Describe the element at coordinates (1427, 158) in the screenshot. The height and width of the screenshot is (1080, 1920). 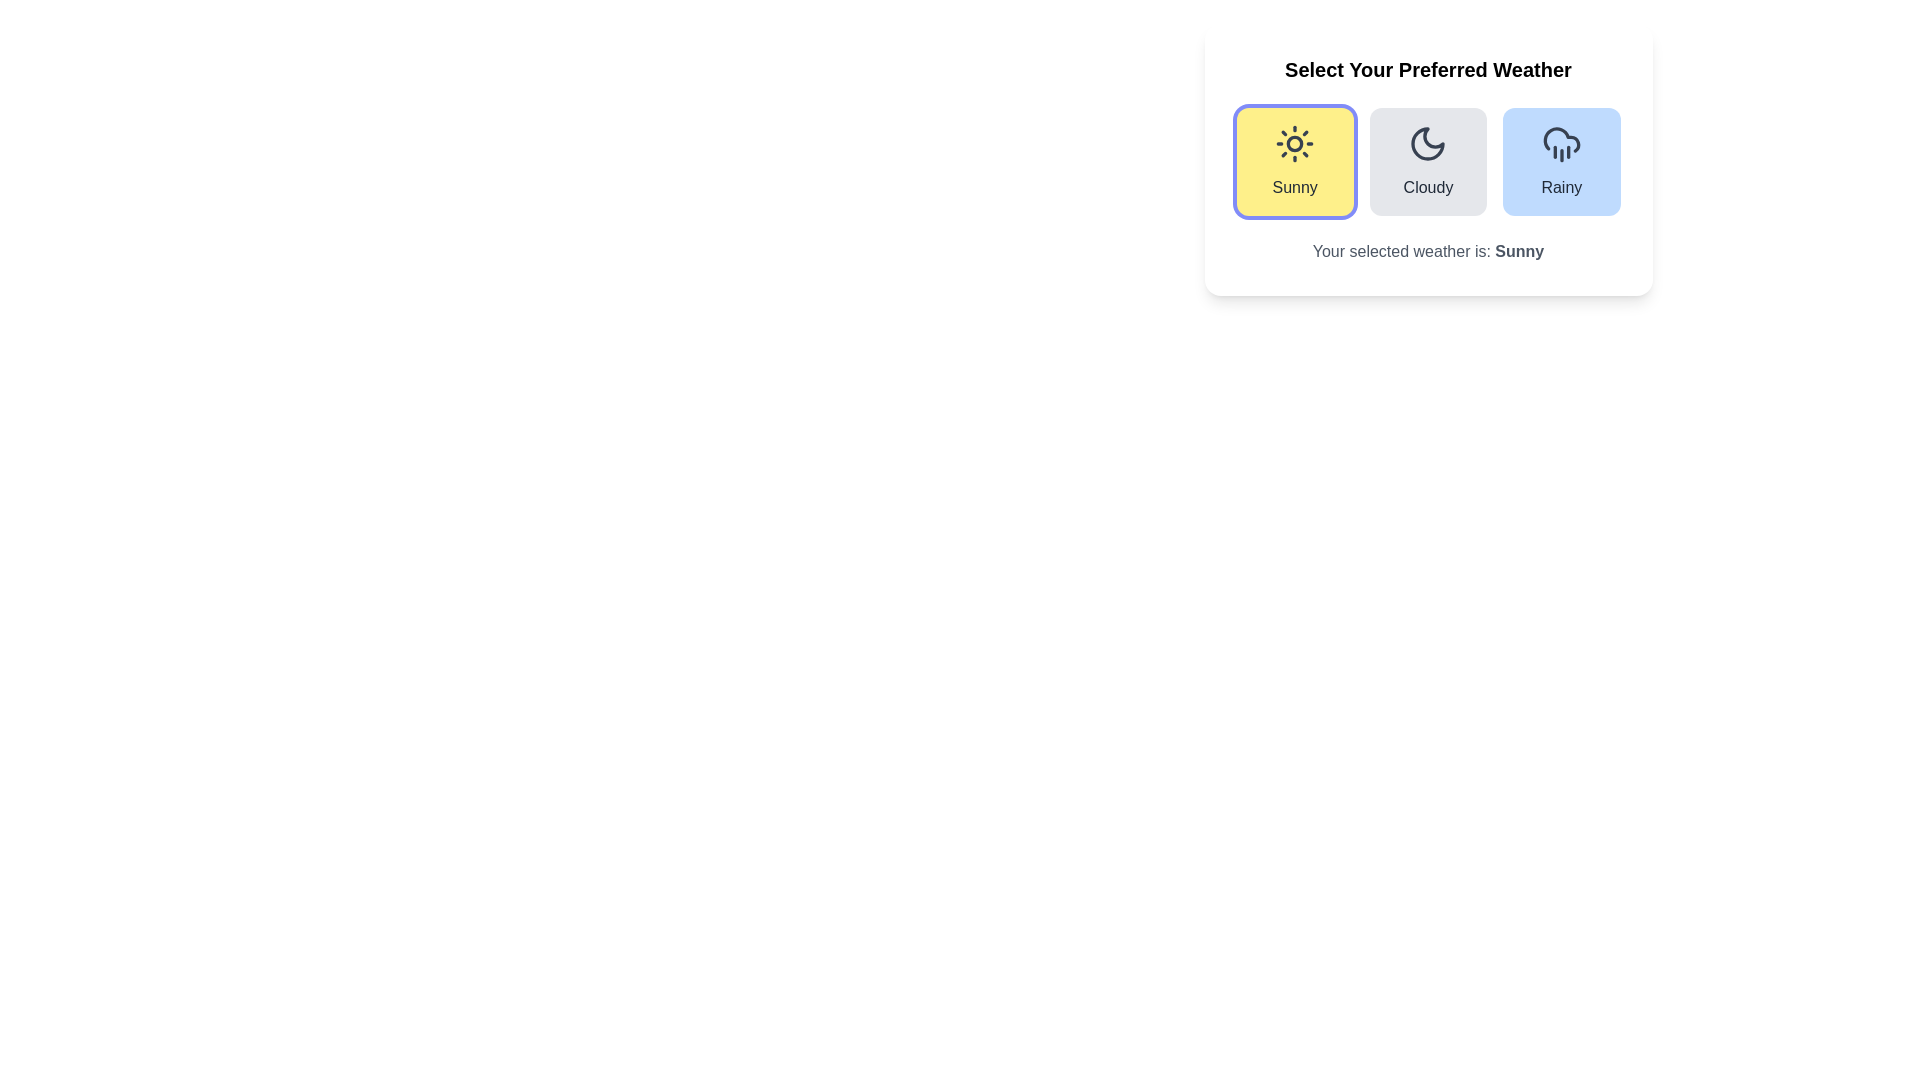
I see `the middle weather option card labeled 'Cloudy', which has a light grey background and a crescent moon icon at the top` at that location.